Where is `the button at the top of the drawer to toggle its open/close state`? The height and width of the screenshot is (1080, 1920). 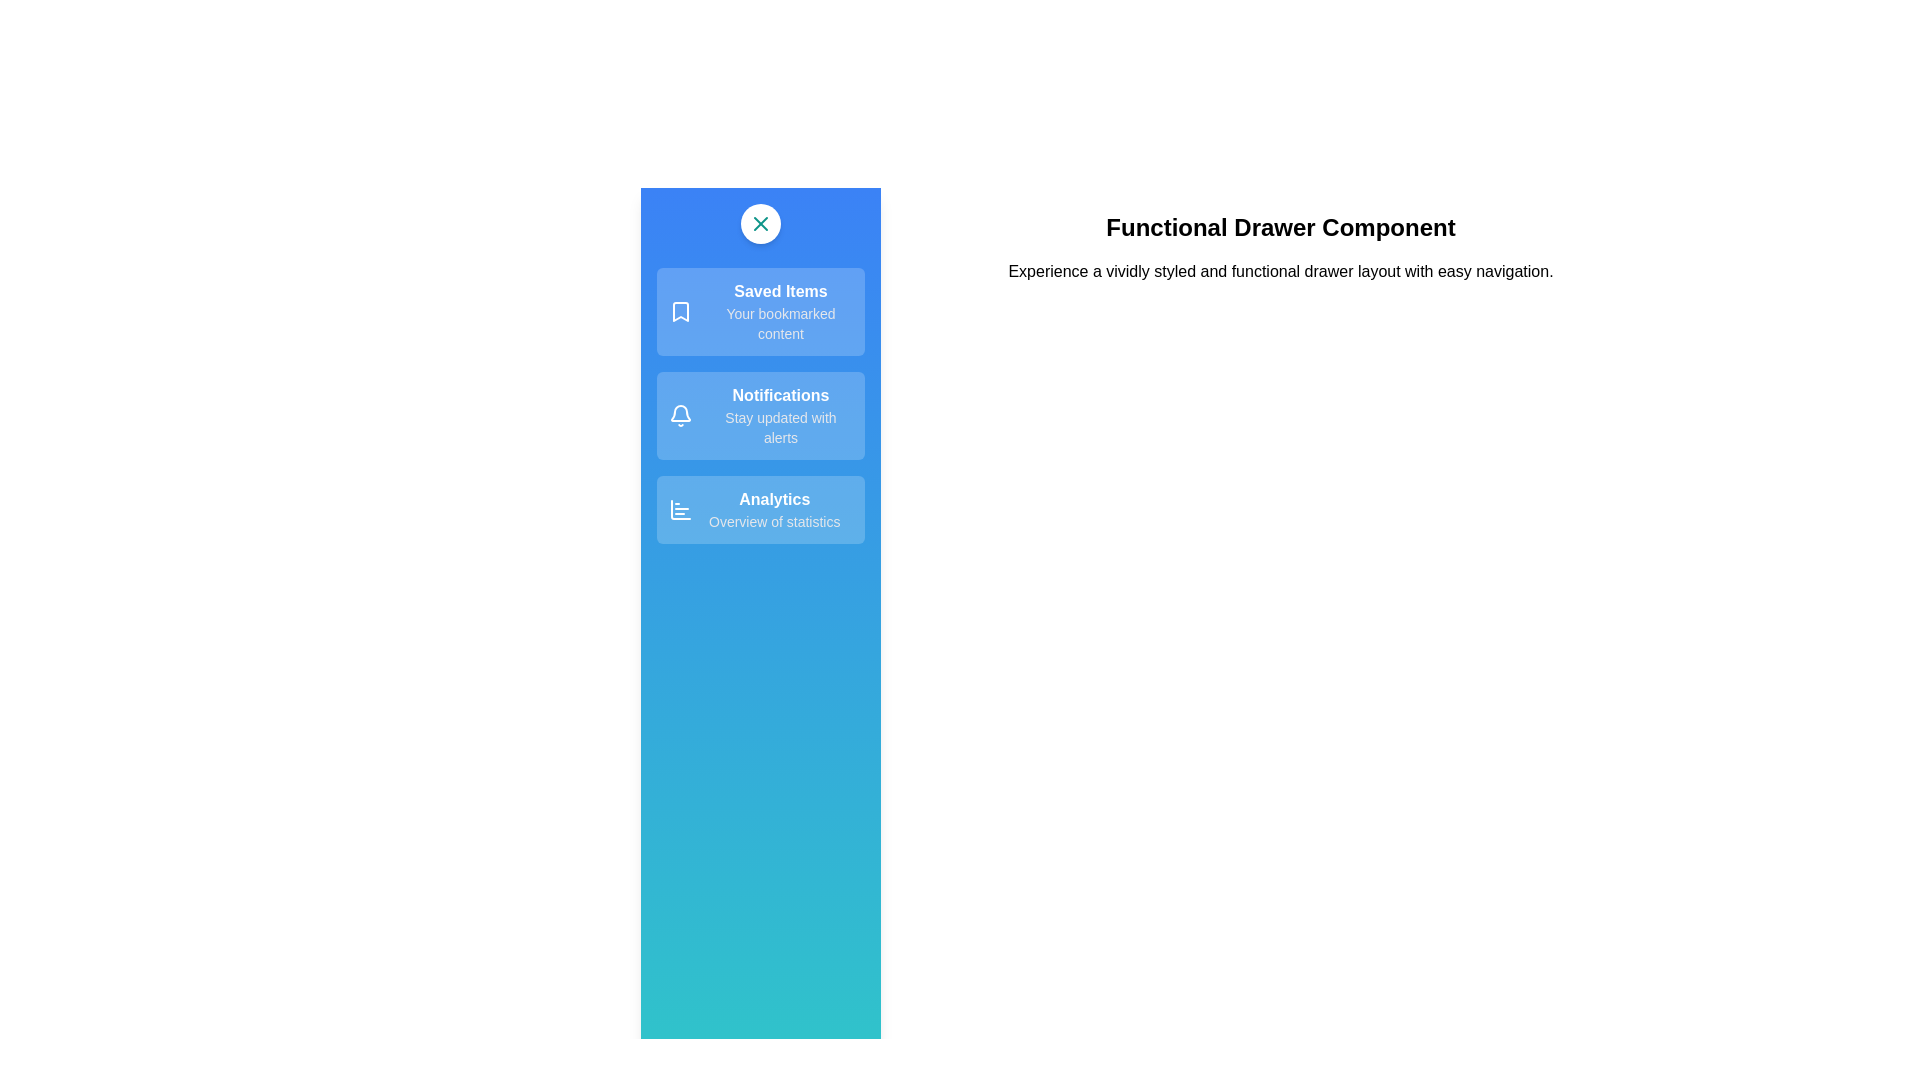
the button at the top of the drawer to toggle its open/close state is located at coordinates (760, 223).